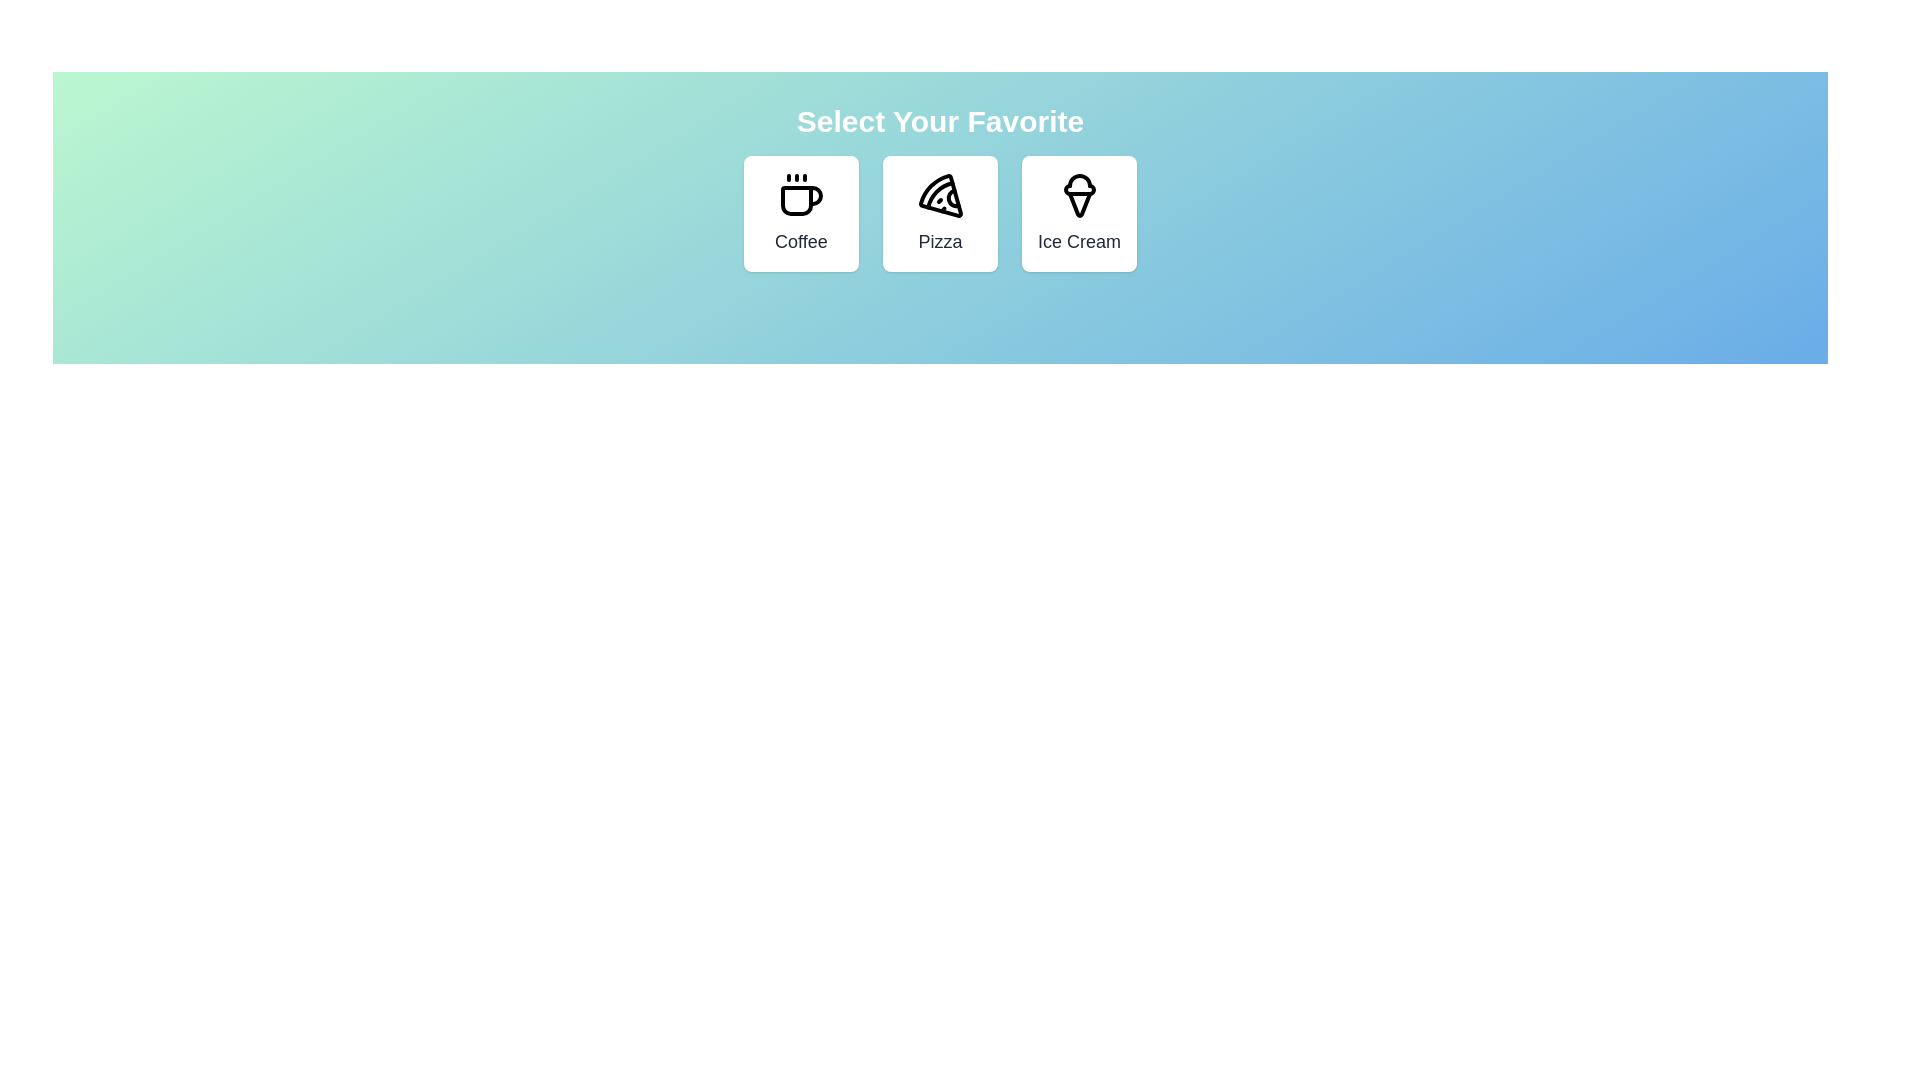  I want to click on the 'Ice Cream' button, which is the rightmost item in a horizontally aligned grid of options including 'Coffee' and 'Pizza', so click(1078, 213).